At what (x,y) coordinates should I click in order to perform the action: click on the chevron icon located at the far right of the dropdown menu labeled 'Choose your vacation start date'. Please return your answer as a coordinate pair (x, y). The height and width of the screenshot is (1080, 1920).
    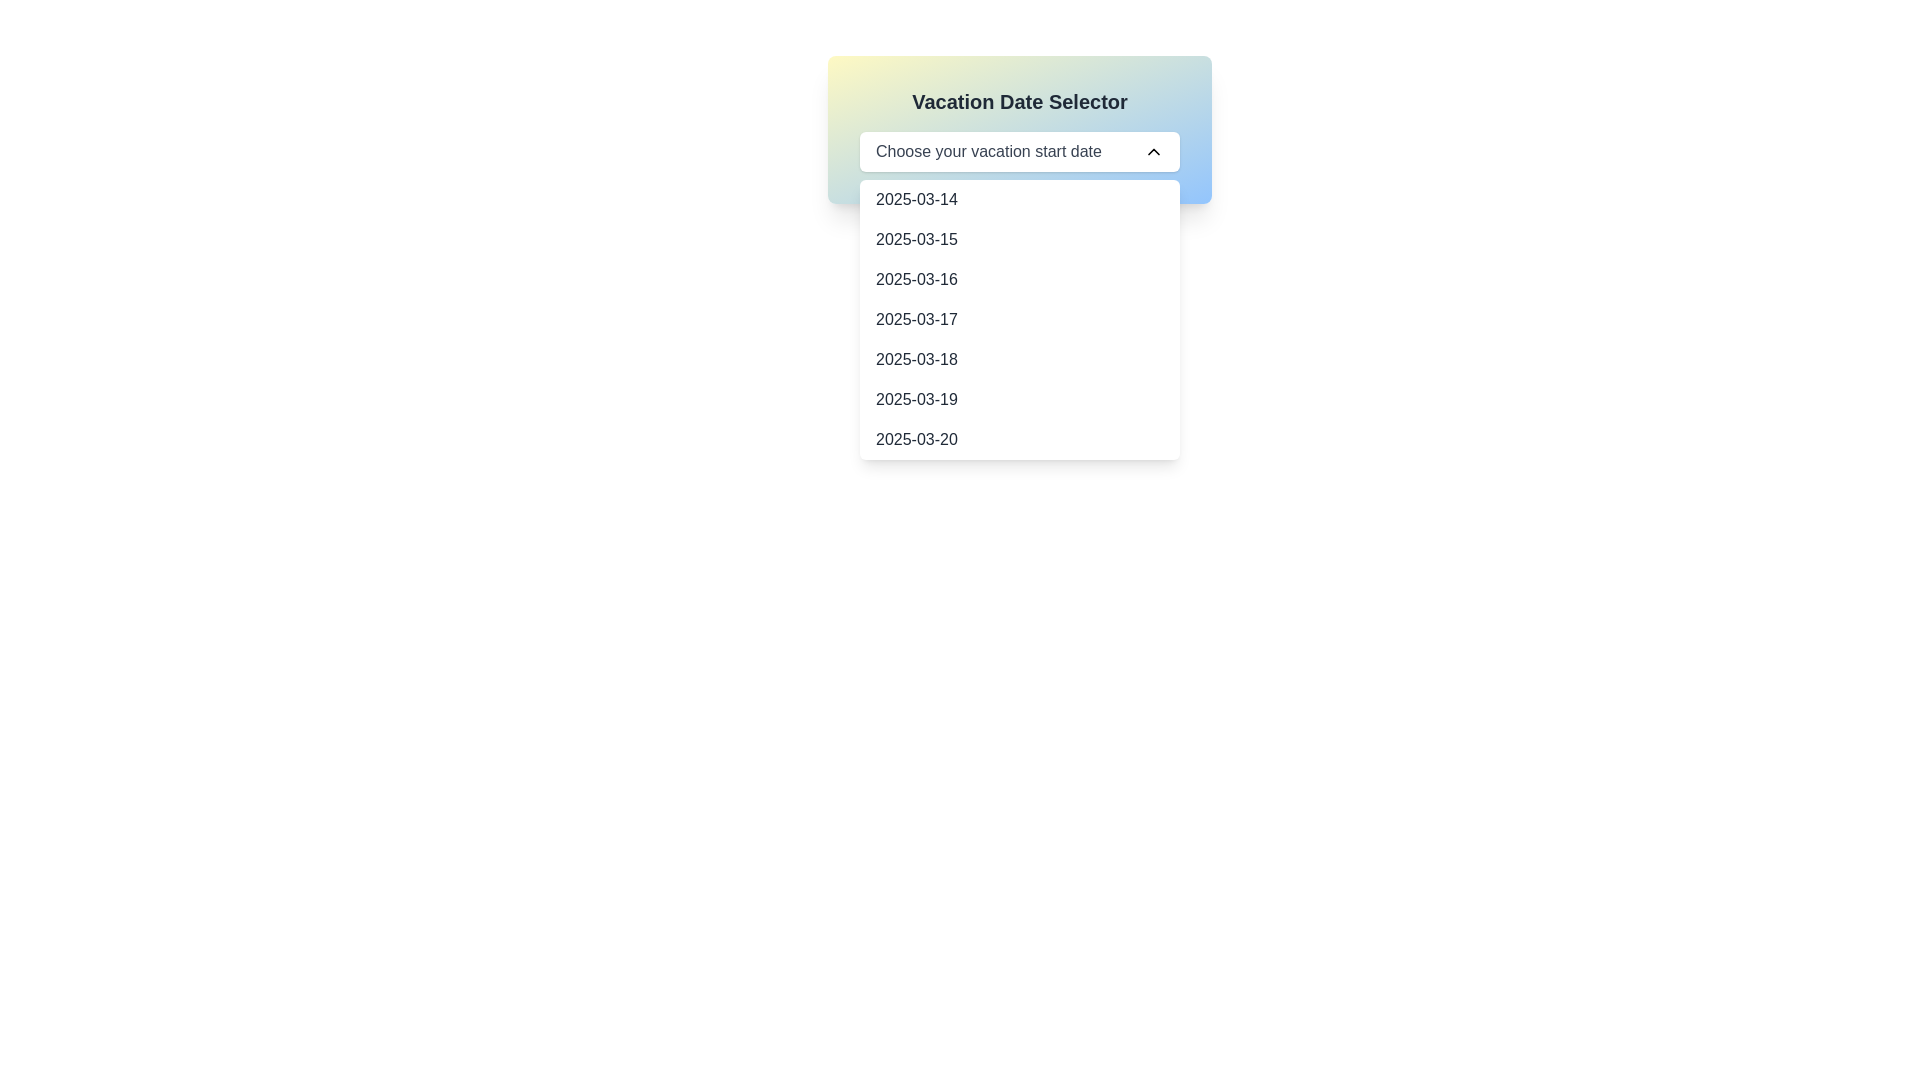
    Looking at the image, I should click on (1153, 150).